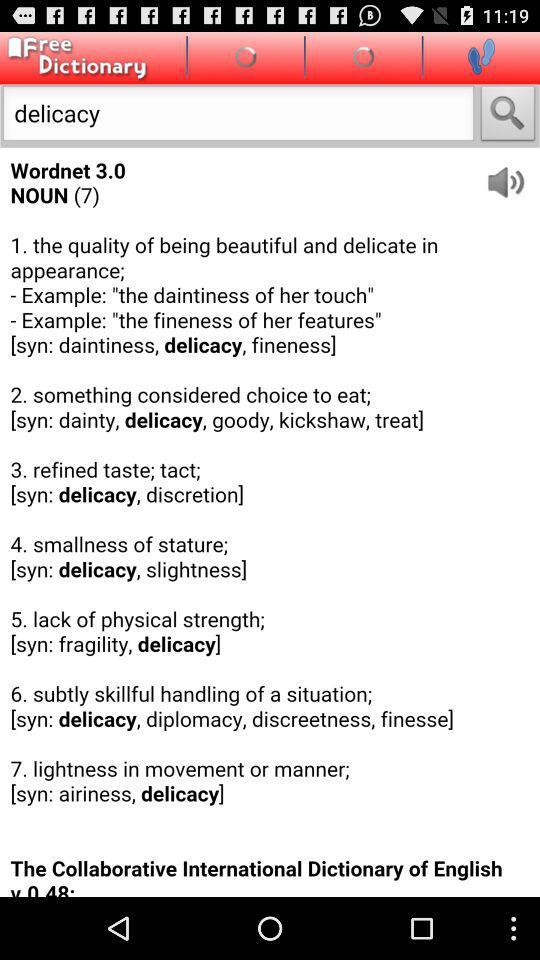 This screenshot has width=540, height=960. What do you see at coordinates (73, 57) in the screenshot?
I see `frontpage` at bounding box center [73, 57].